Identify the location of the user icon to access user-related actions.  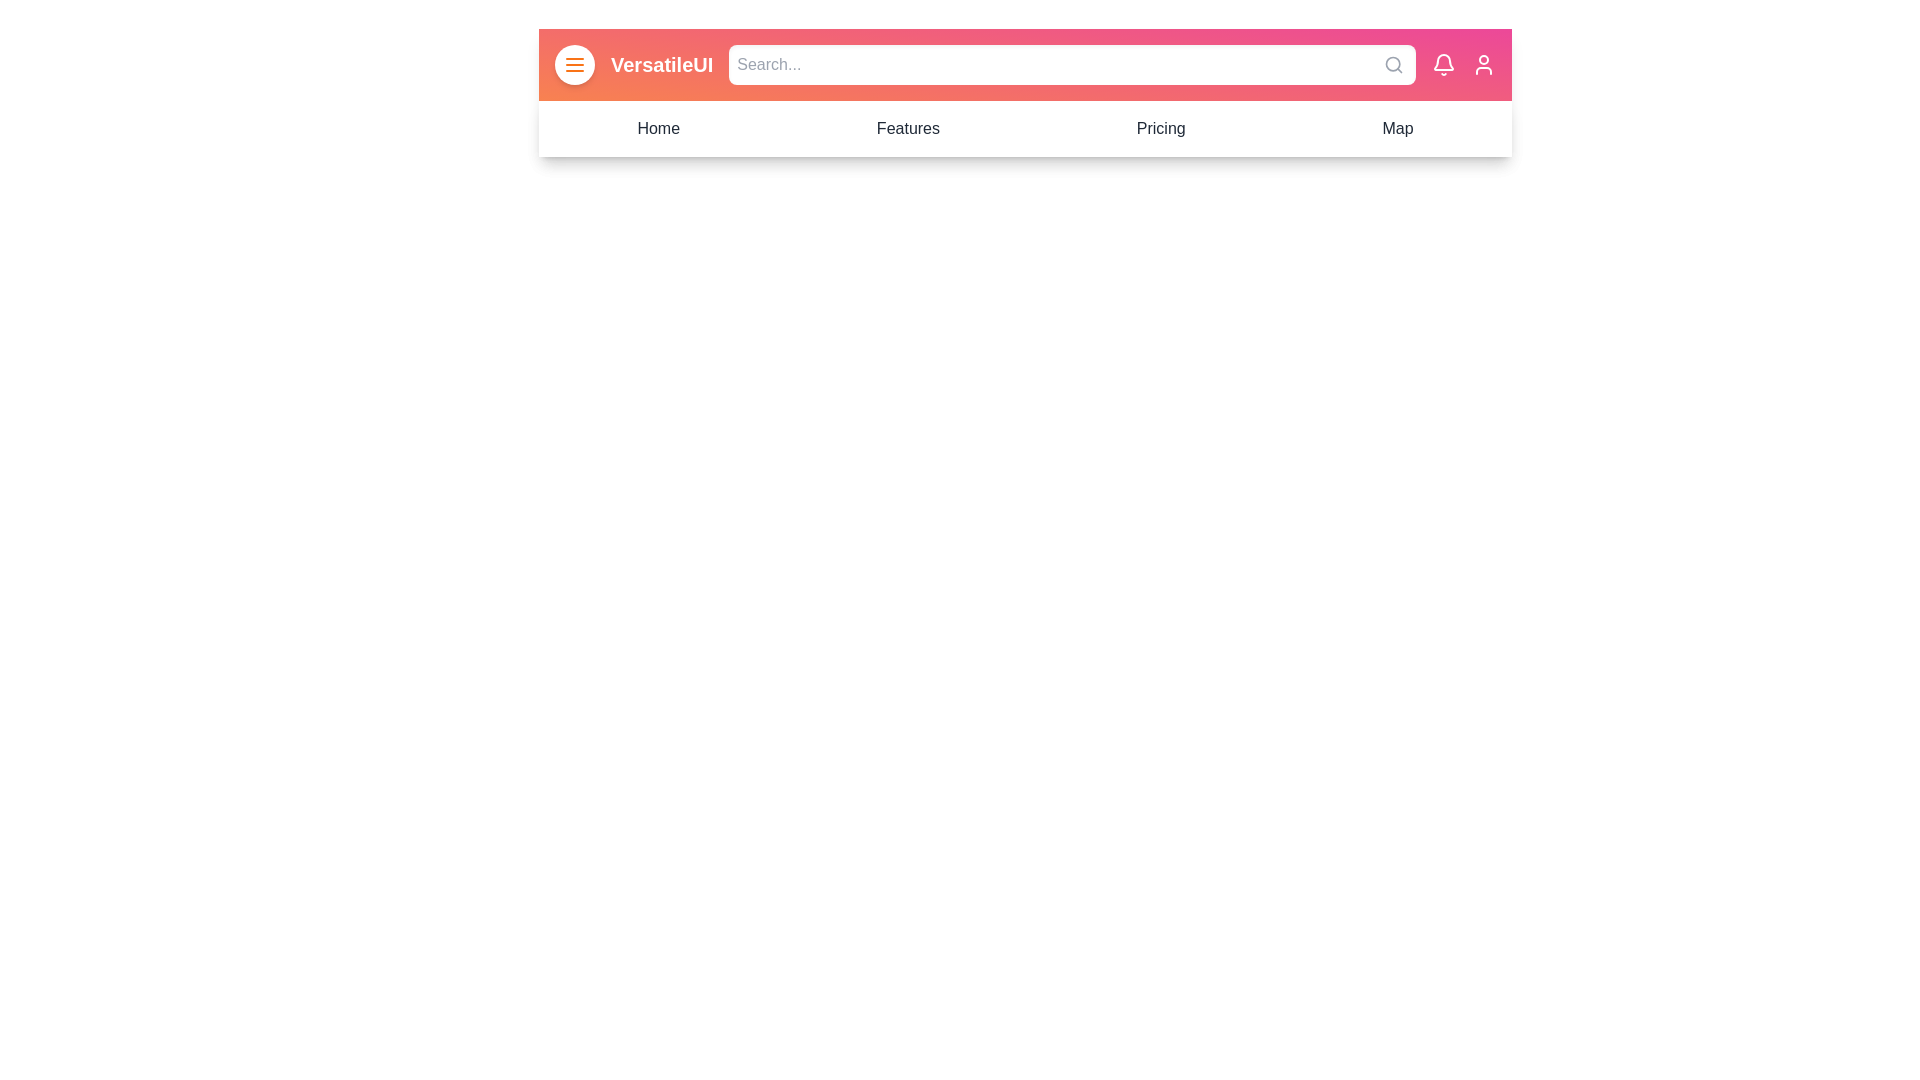
(1483, 64).